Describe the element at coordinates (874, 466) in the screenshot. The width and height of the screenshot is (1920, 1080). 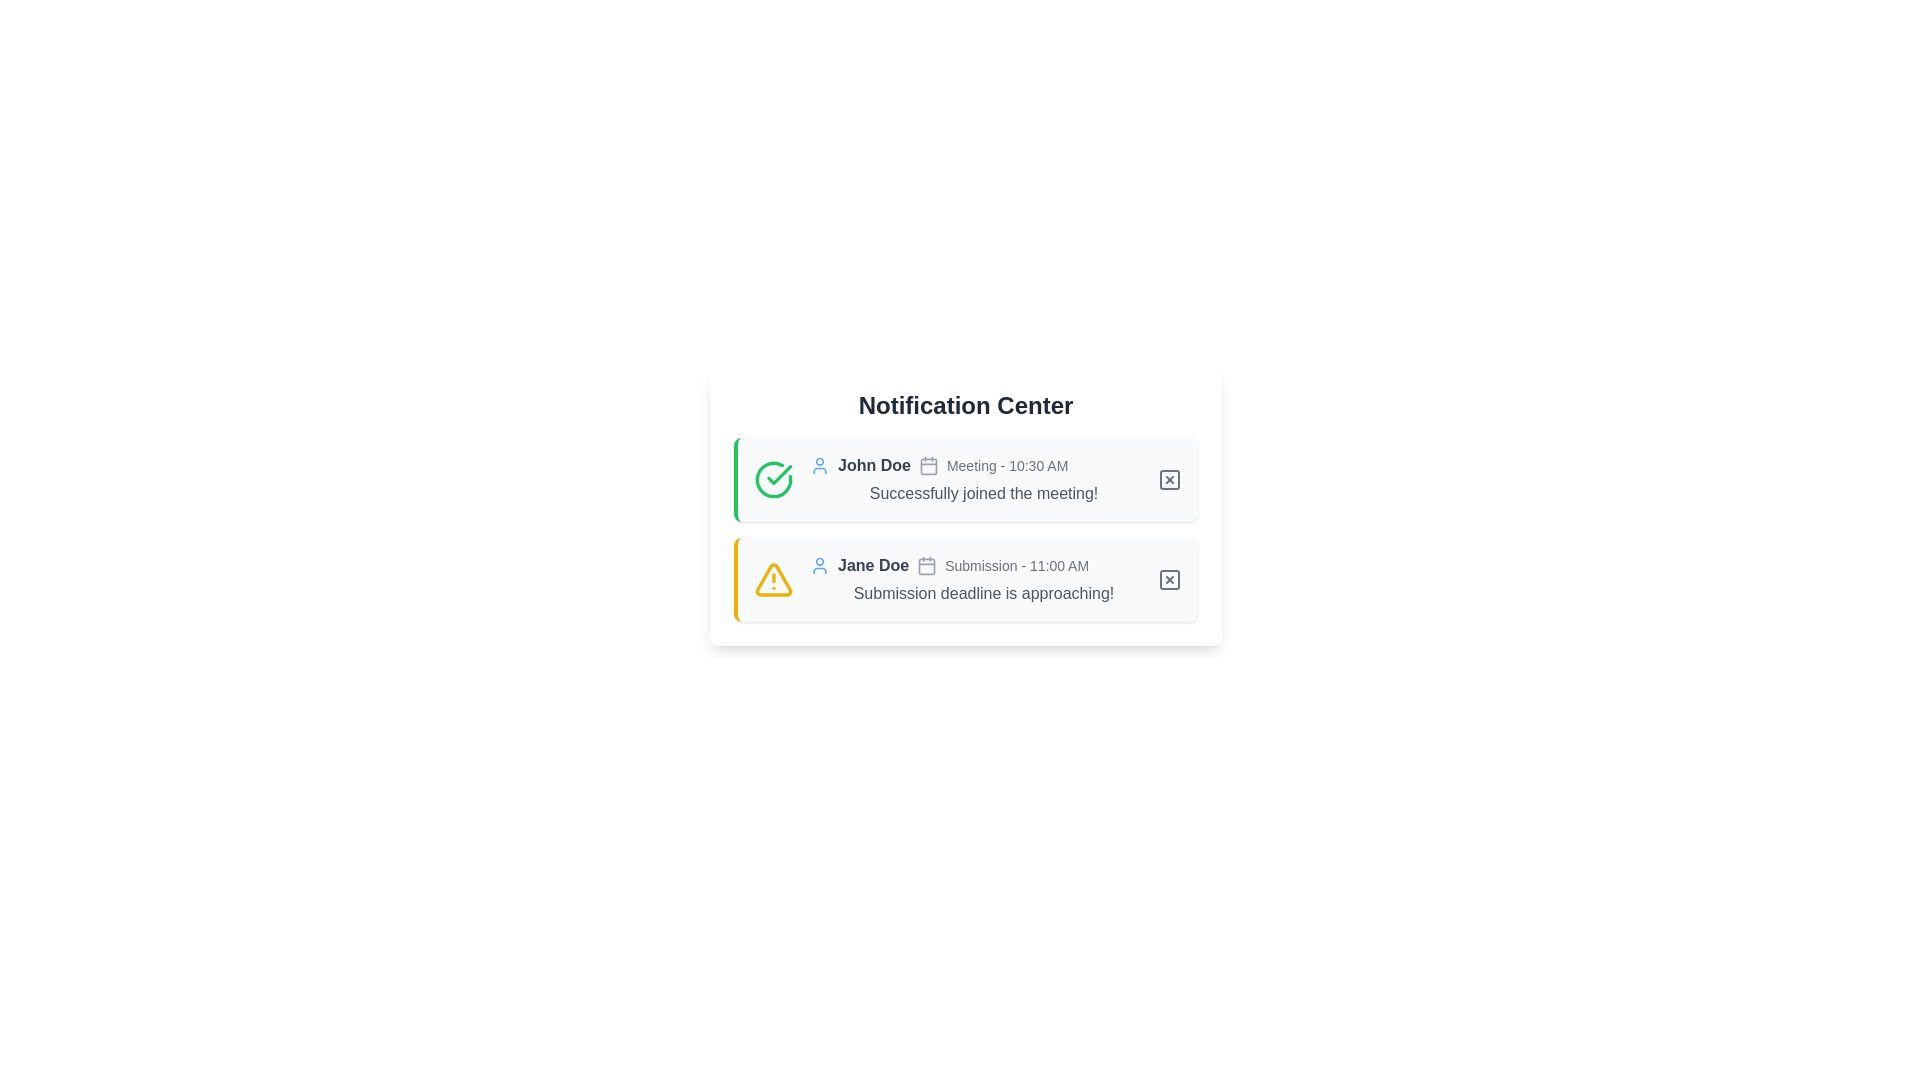
I see `the user name label in the first row of the notification list within the Notification Center, which is located between a user icon and a calendar icon` at that location.